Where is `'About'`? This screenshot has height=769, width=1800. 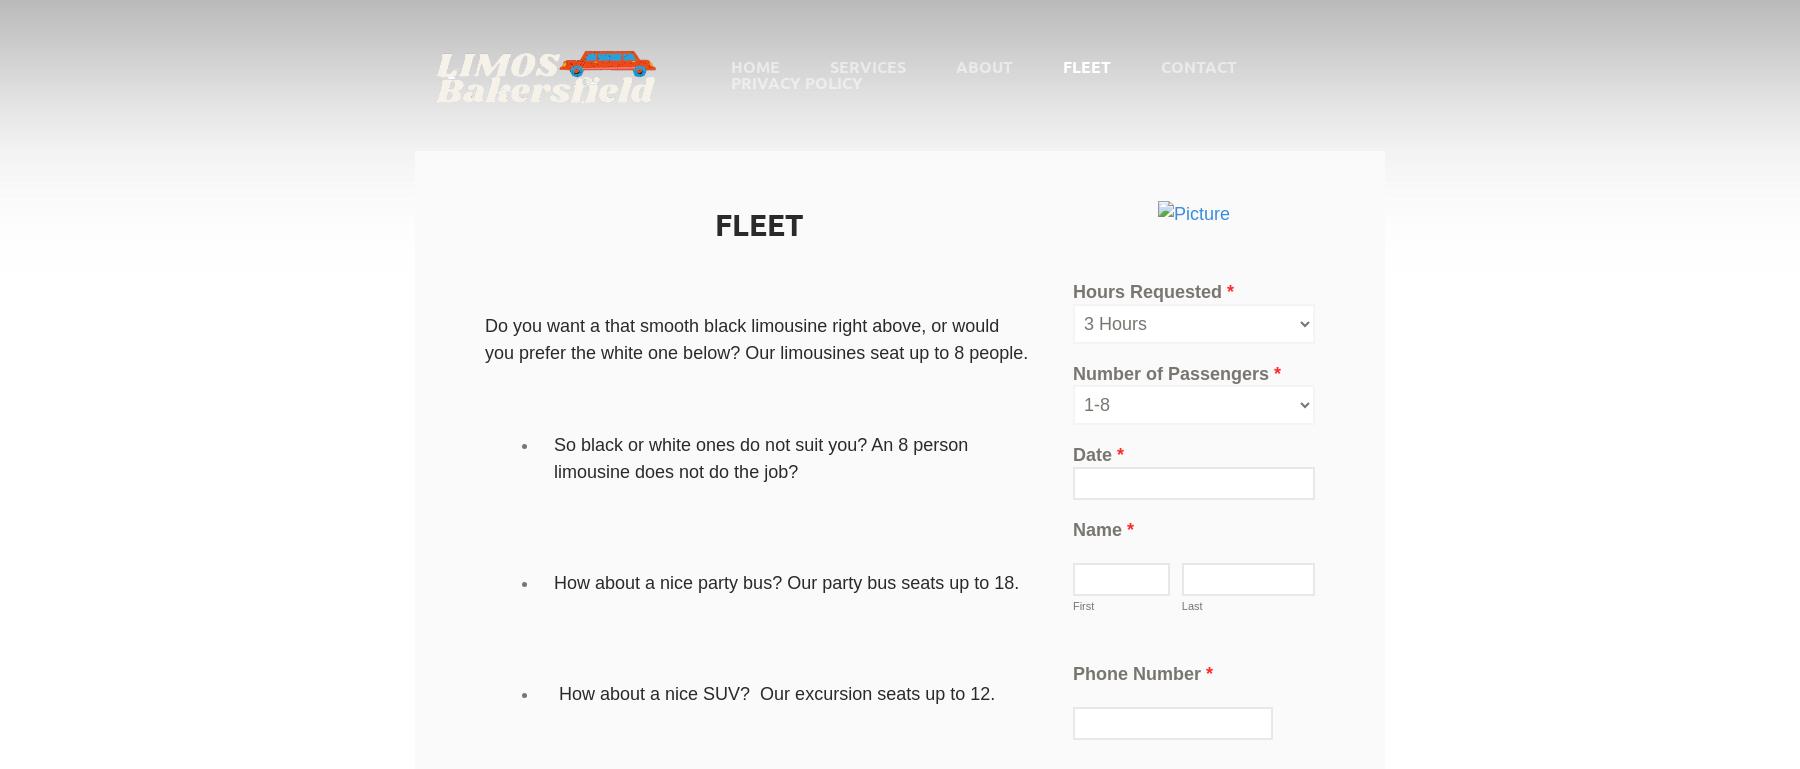
'About' is located at coordinates (983, 65).